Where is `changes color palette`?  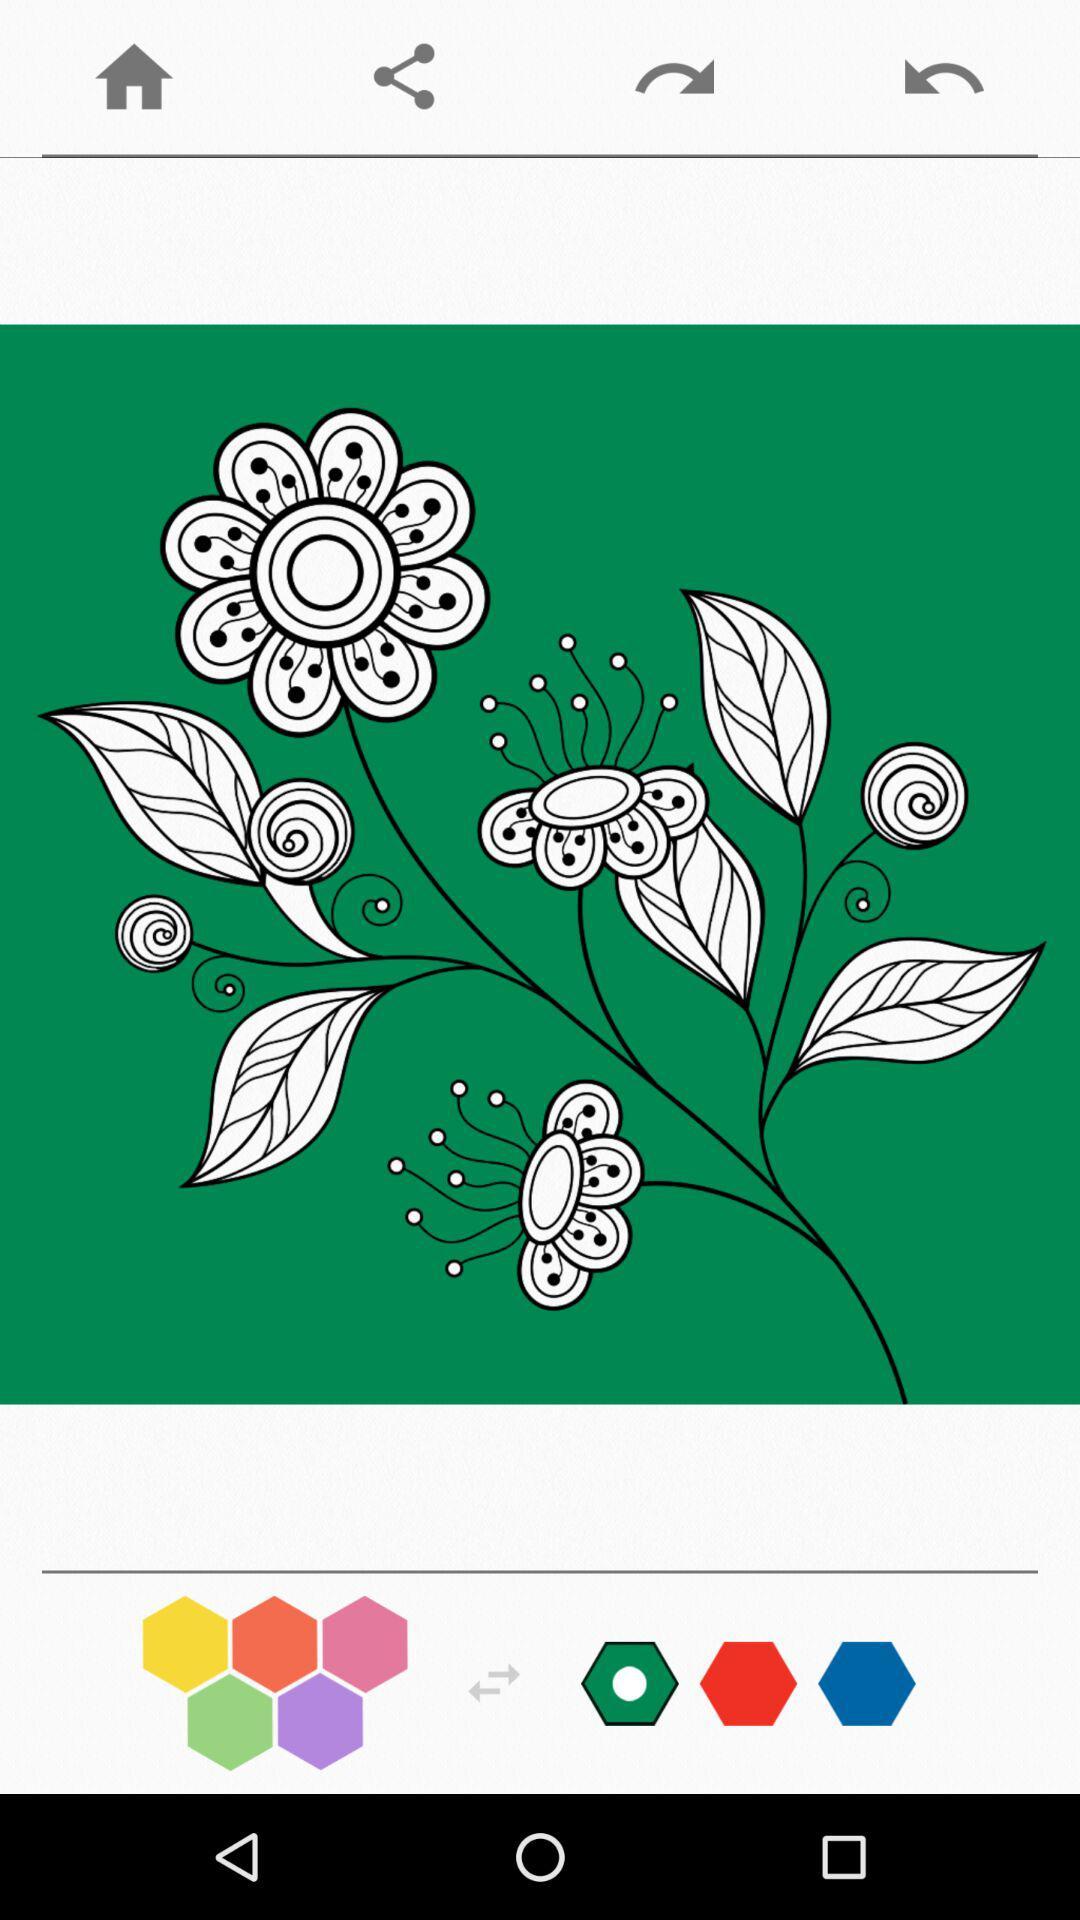 changes color palette is located at coordinates (748, 1682).